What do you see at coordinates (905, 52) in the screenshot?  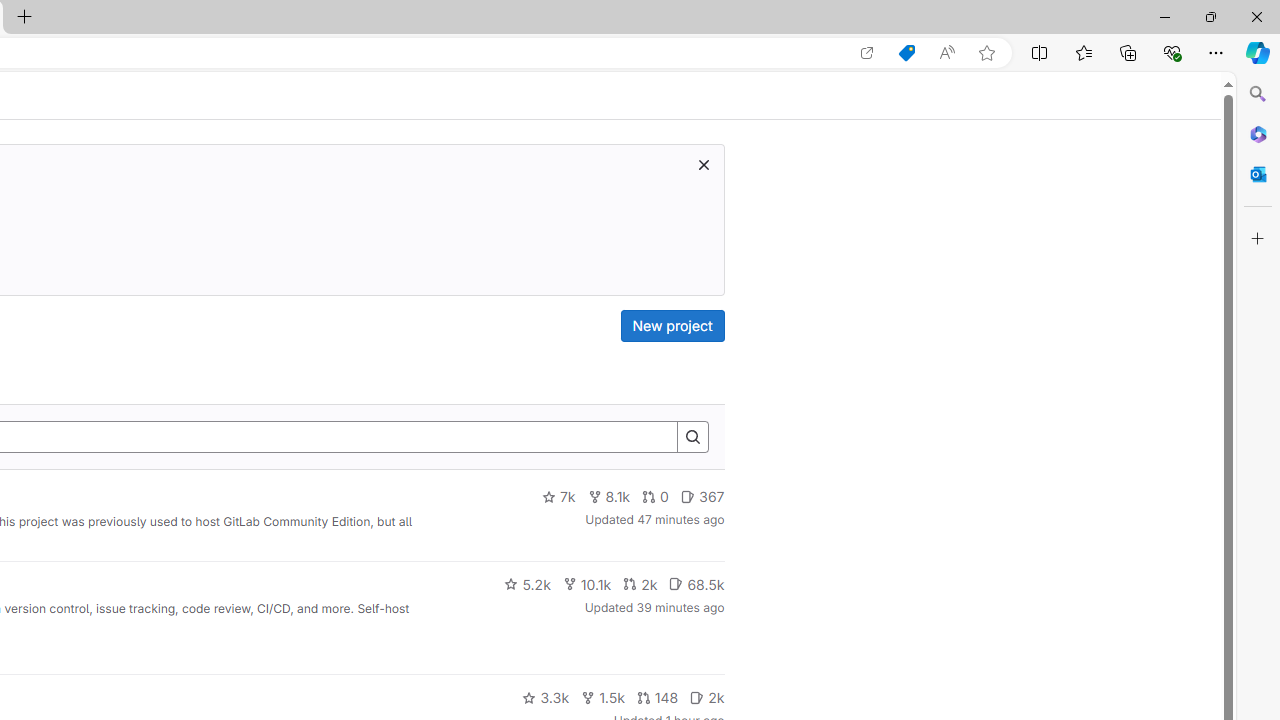 I see `'Shopping in Microsoft Edge'` at bounding box center [905, 52].